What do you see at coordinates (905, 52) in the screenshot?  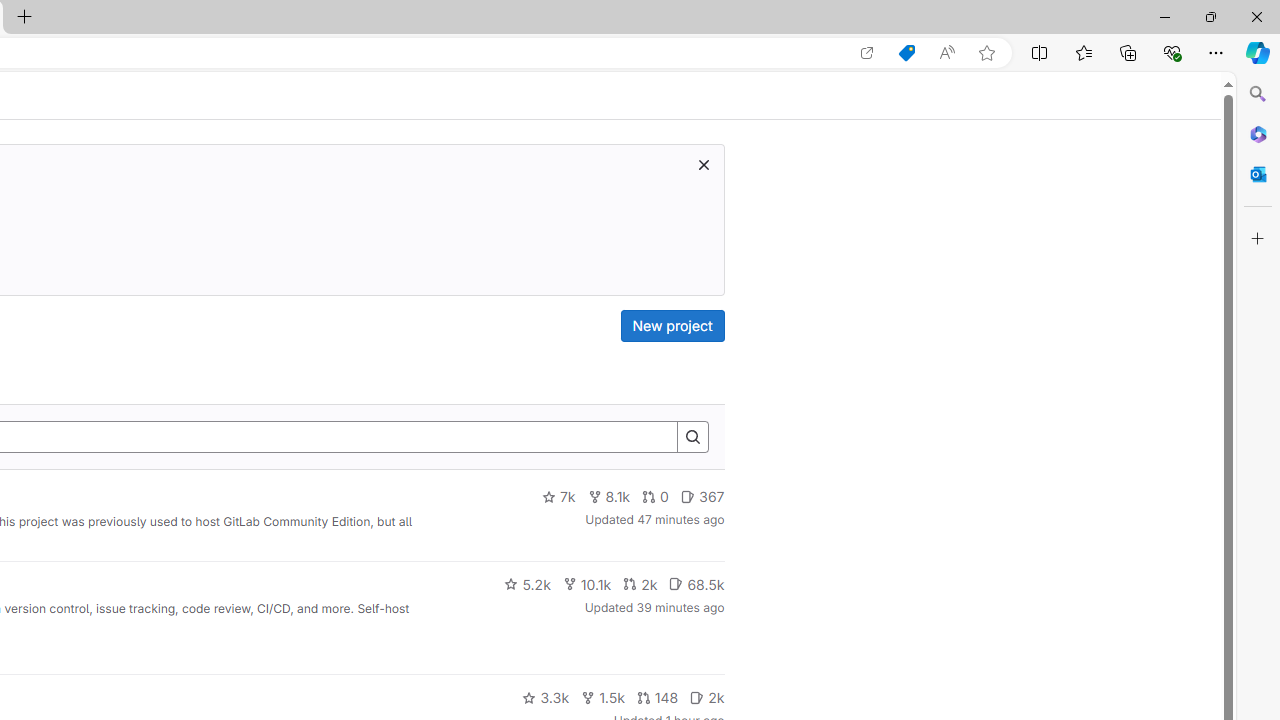 I see `'Shopping in Microsoft Edge'` at bounding box center [905, 52].